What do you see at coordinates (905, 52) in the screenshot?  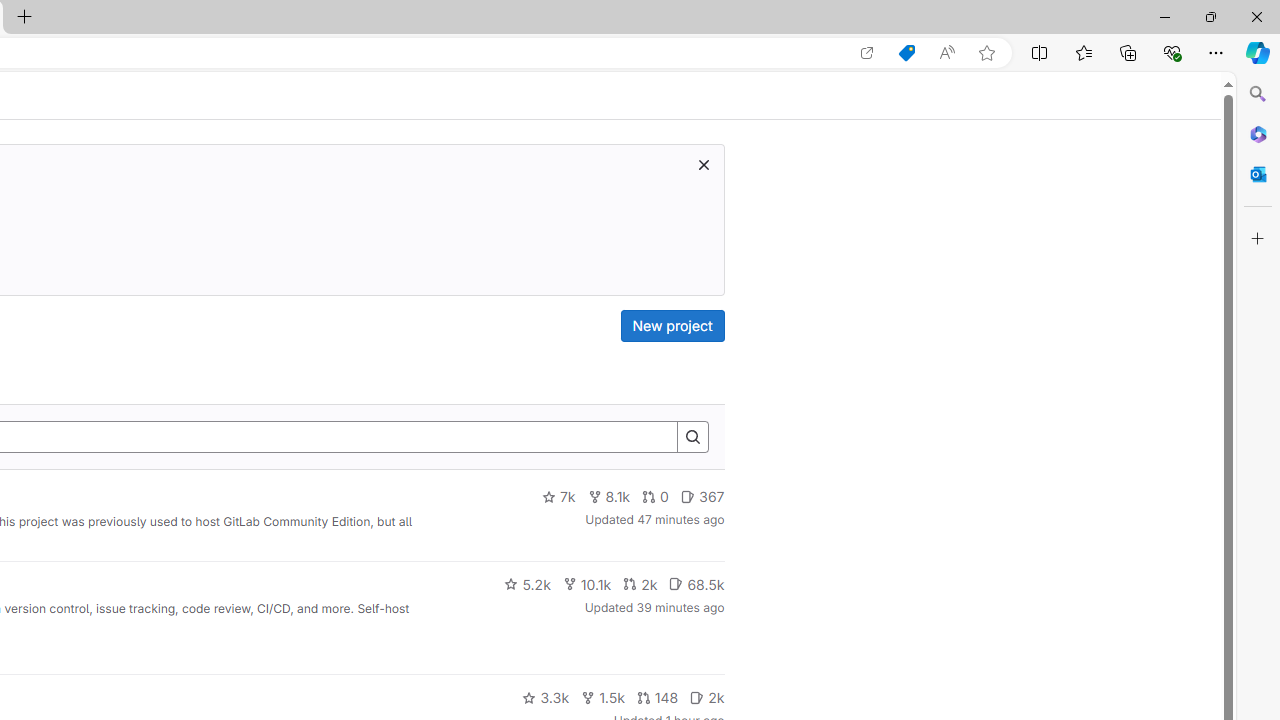 I see `'Shopping in Microsoft Edge'` at bounding box center [905, 52].